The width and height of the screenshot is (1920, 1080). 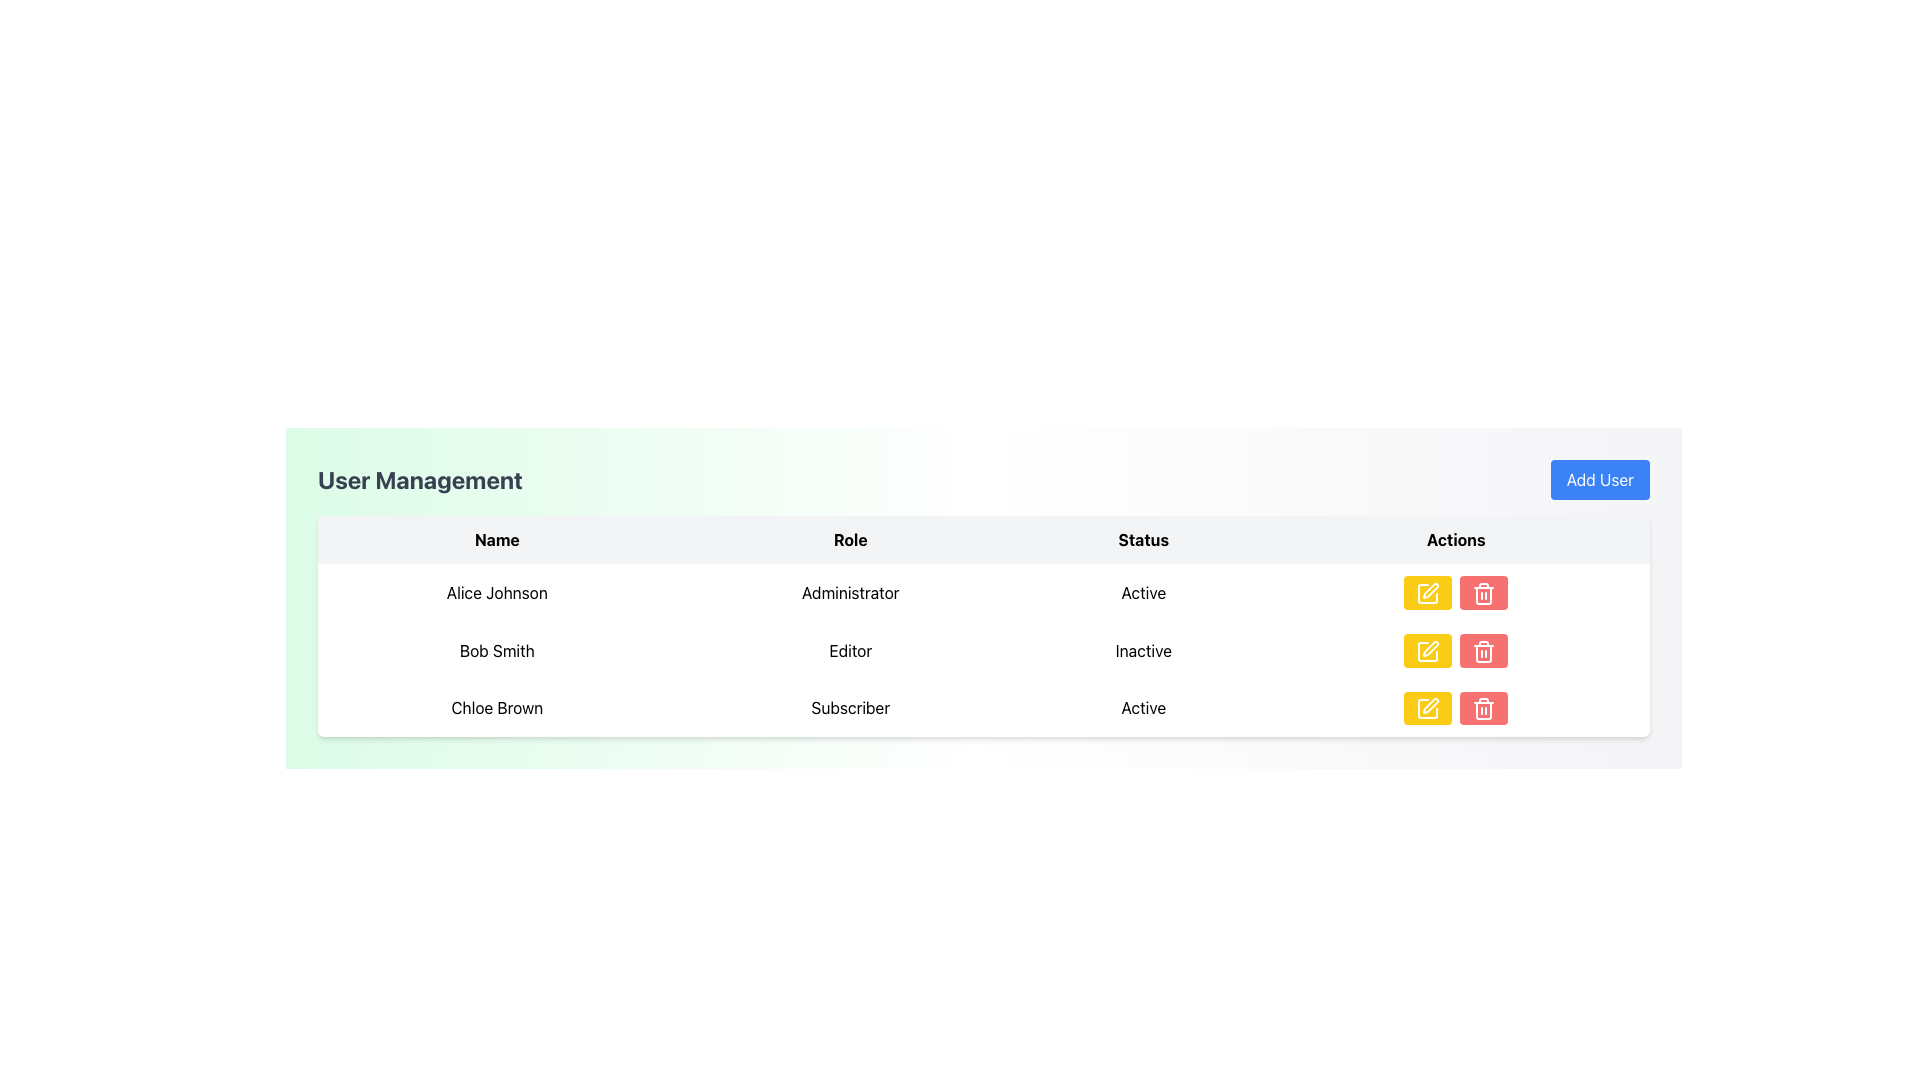 What do you see at coordinates (850, 707) in the screenshot?
I see `the 'Subscriber' text label located in the second column of the 'User Management' table, corresponding to 'Chloe Brown'` at bounding box center [850, 707].